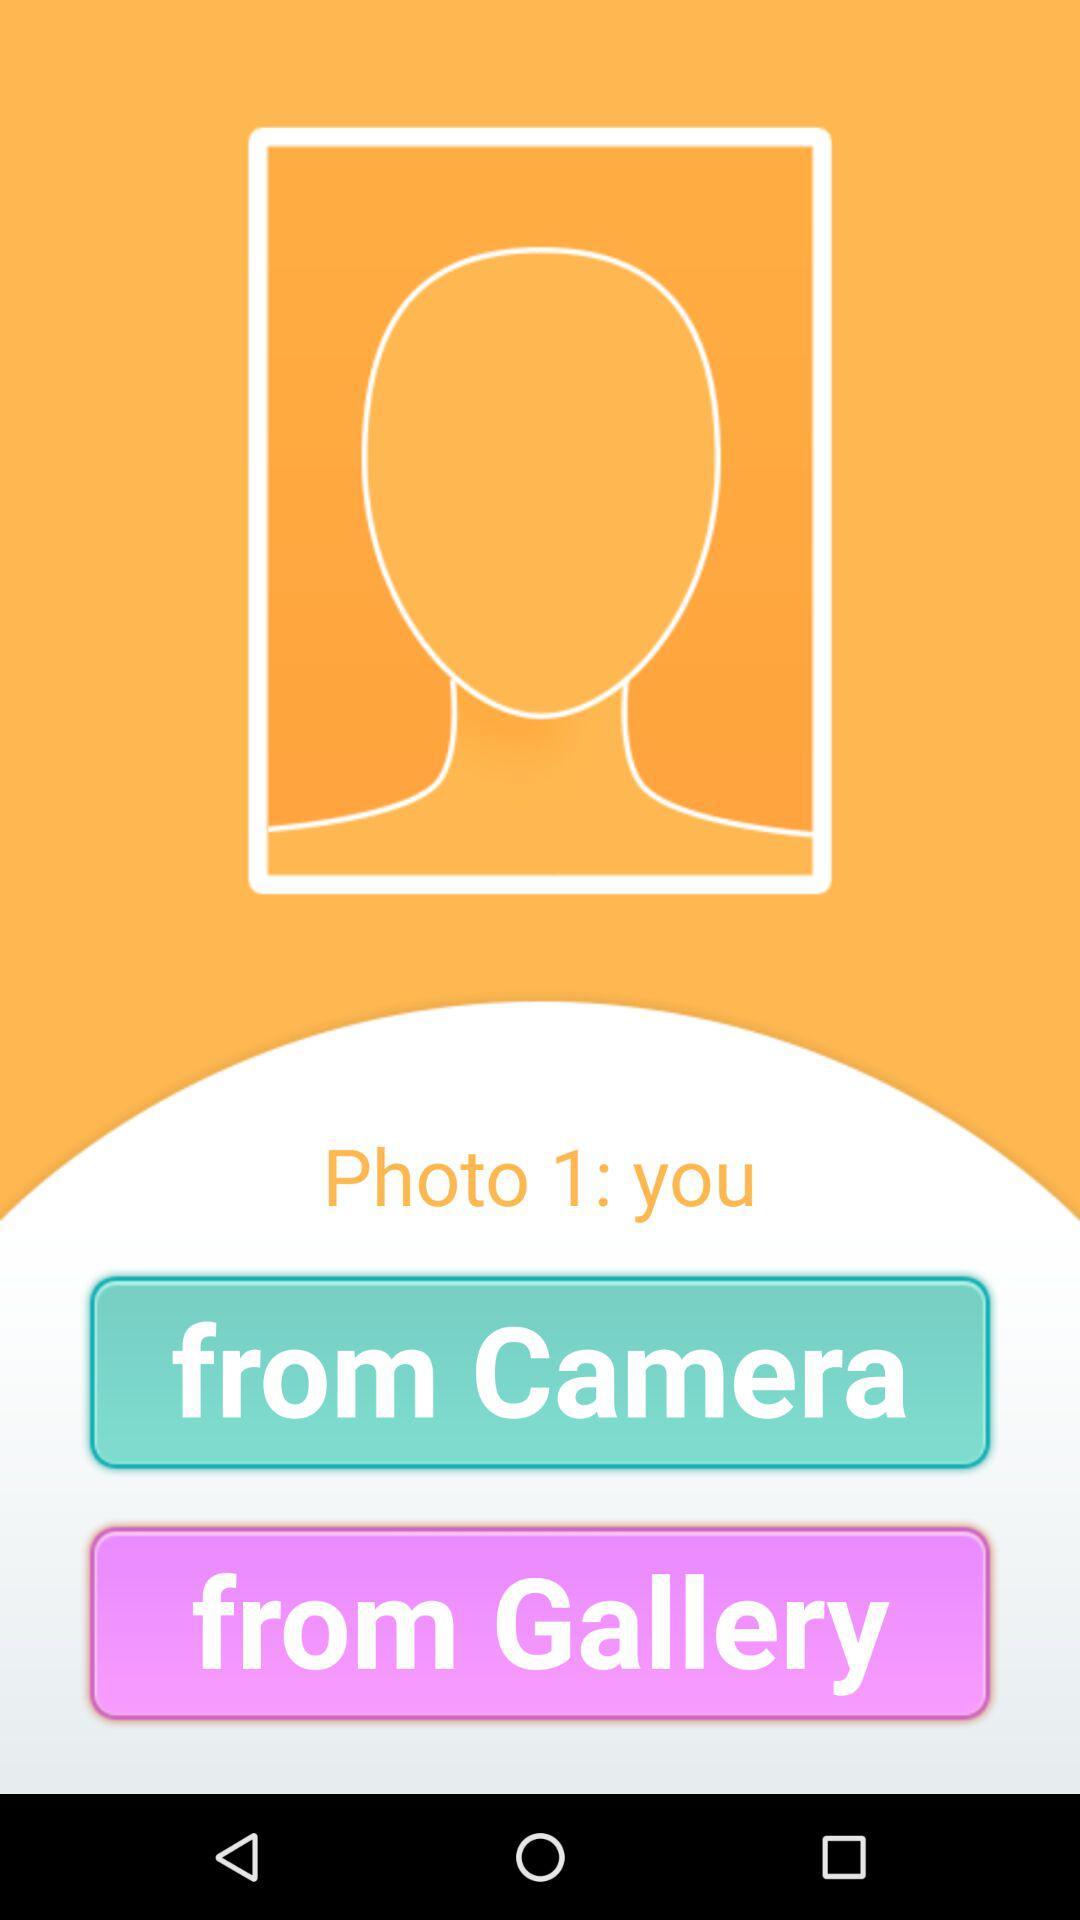 This screenshot has width=1080, height=1920. What do you see at coordinates (540, 1371) in the screenshot?
I see `the from camera item` at bounding box center [540, 1371].